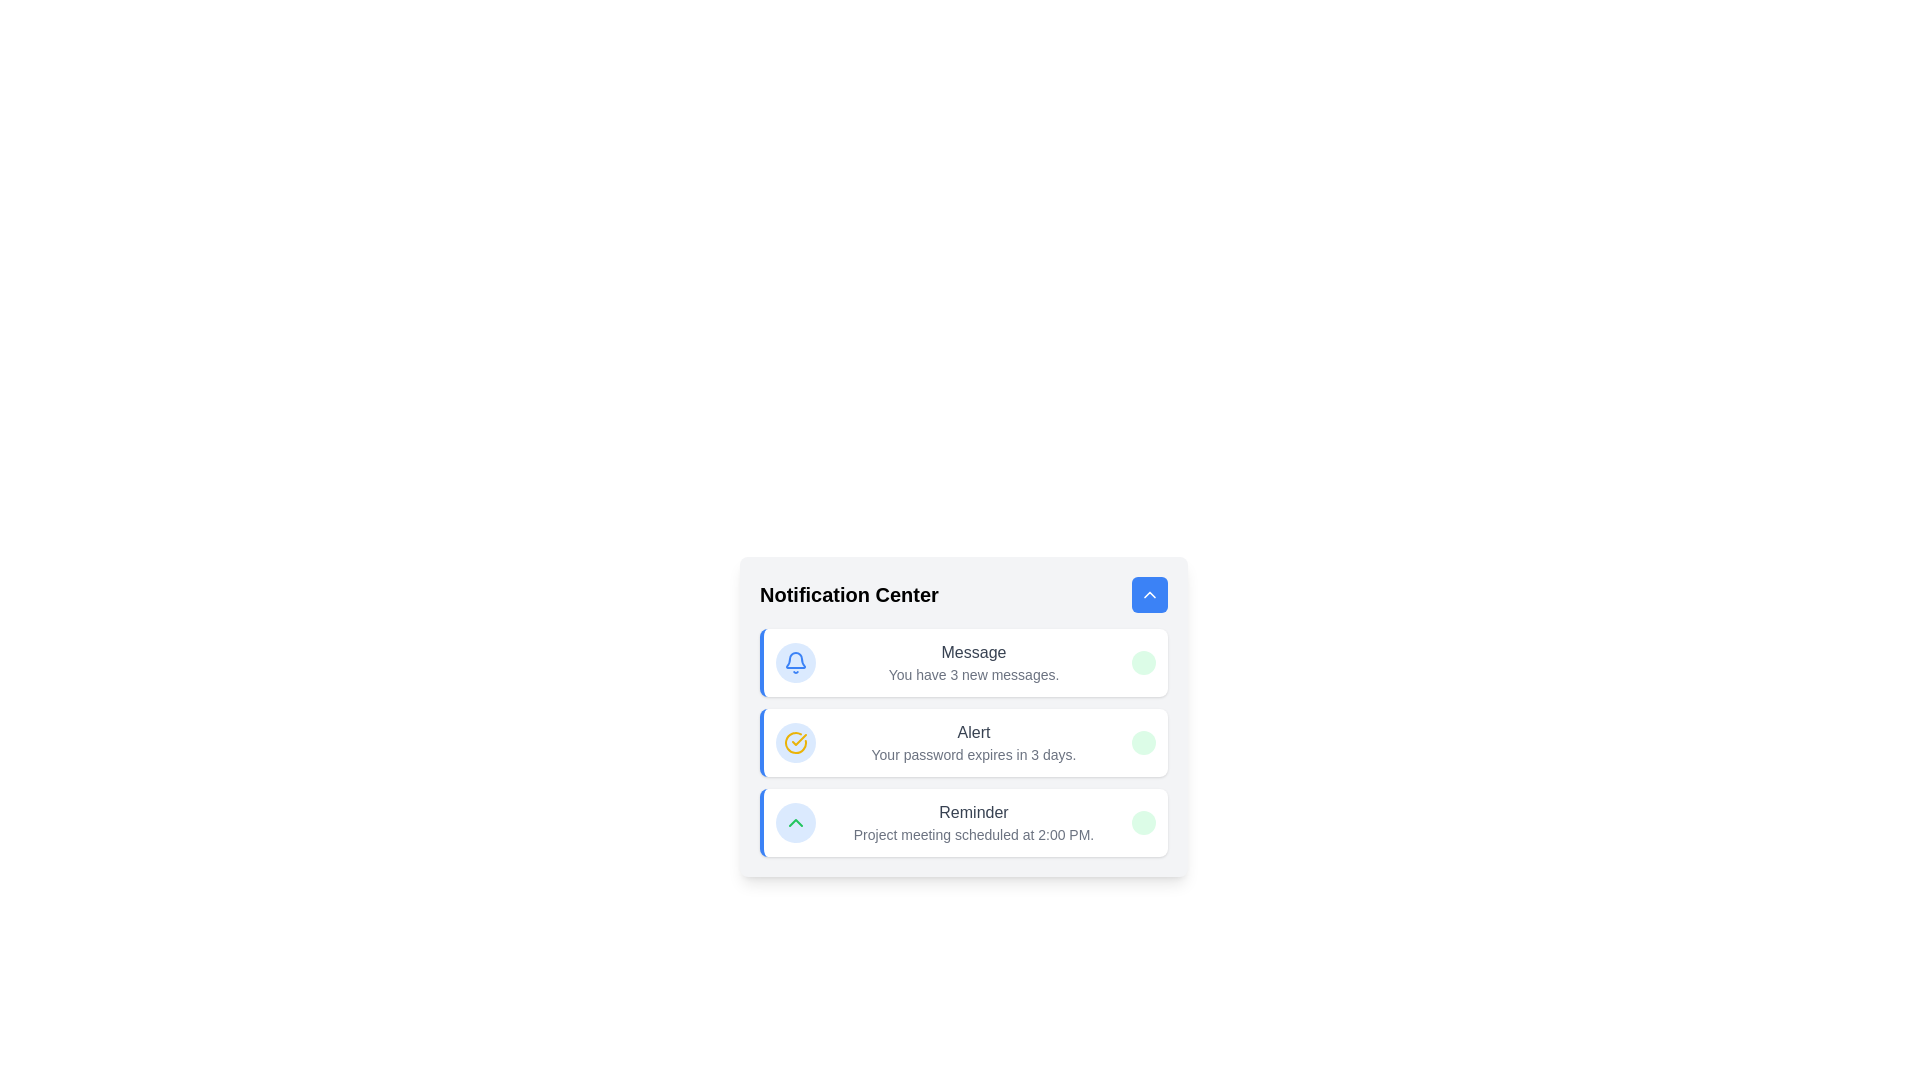 This screenshot has height=1080, width=1920. Describe the element at coordinates (795, 743) in the screenshot. I see `the circular checkmark icon with a yellow border in the second notification row labeled 'Alert' within the Notification Center` at that location.